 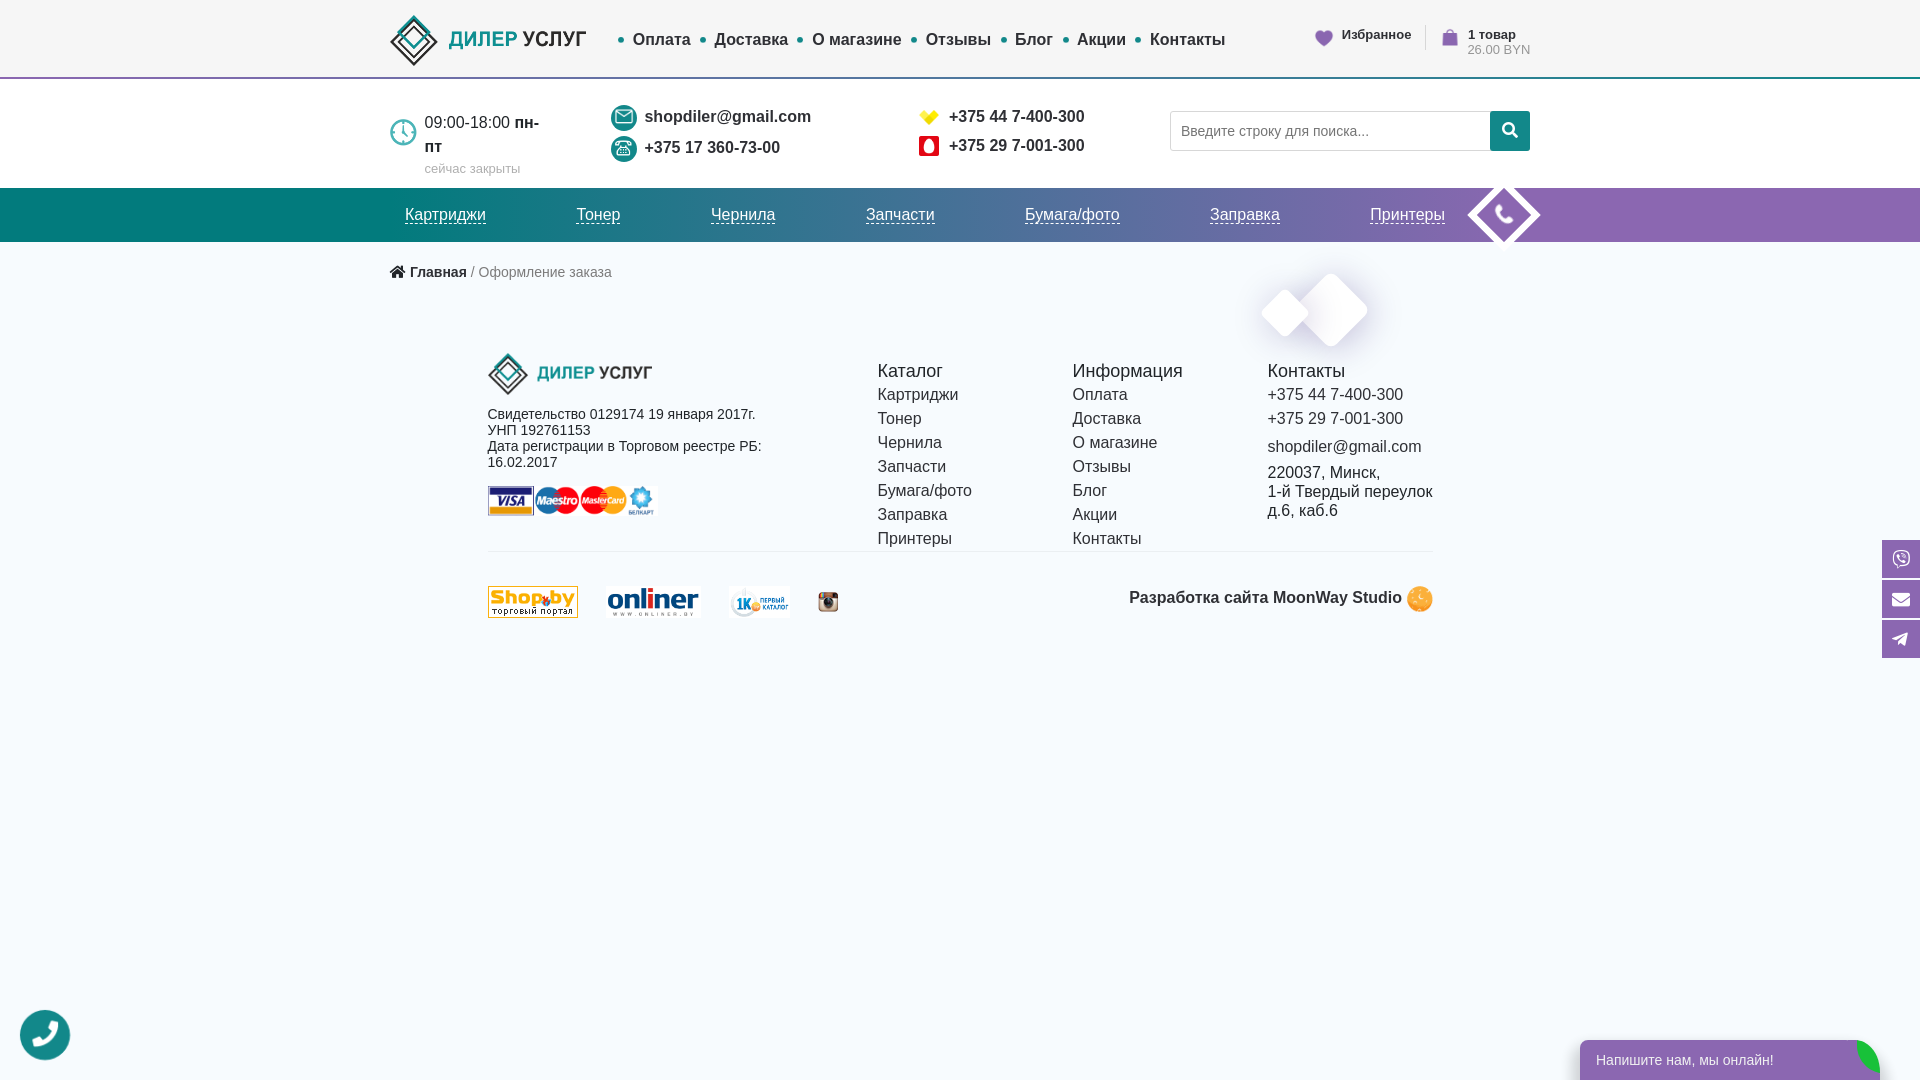 What do you see at coordinates (711, 145) in the screenshot?
I see `'+375 17 360-73-00'` at bounding box center [711, 145].